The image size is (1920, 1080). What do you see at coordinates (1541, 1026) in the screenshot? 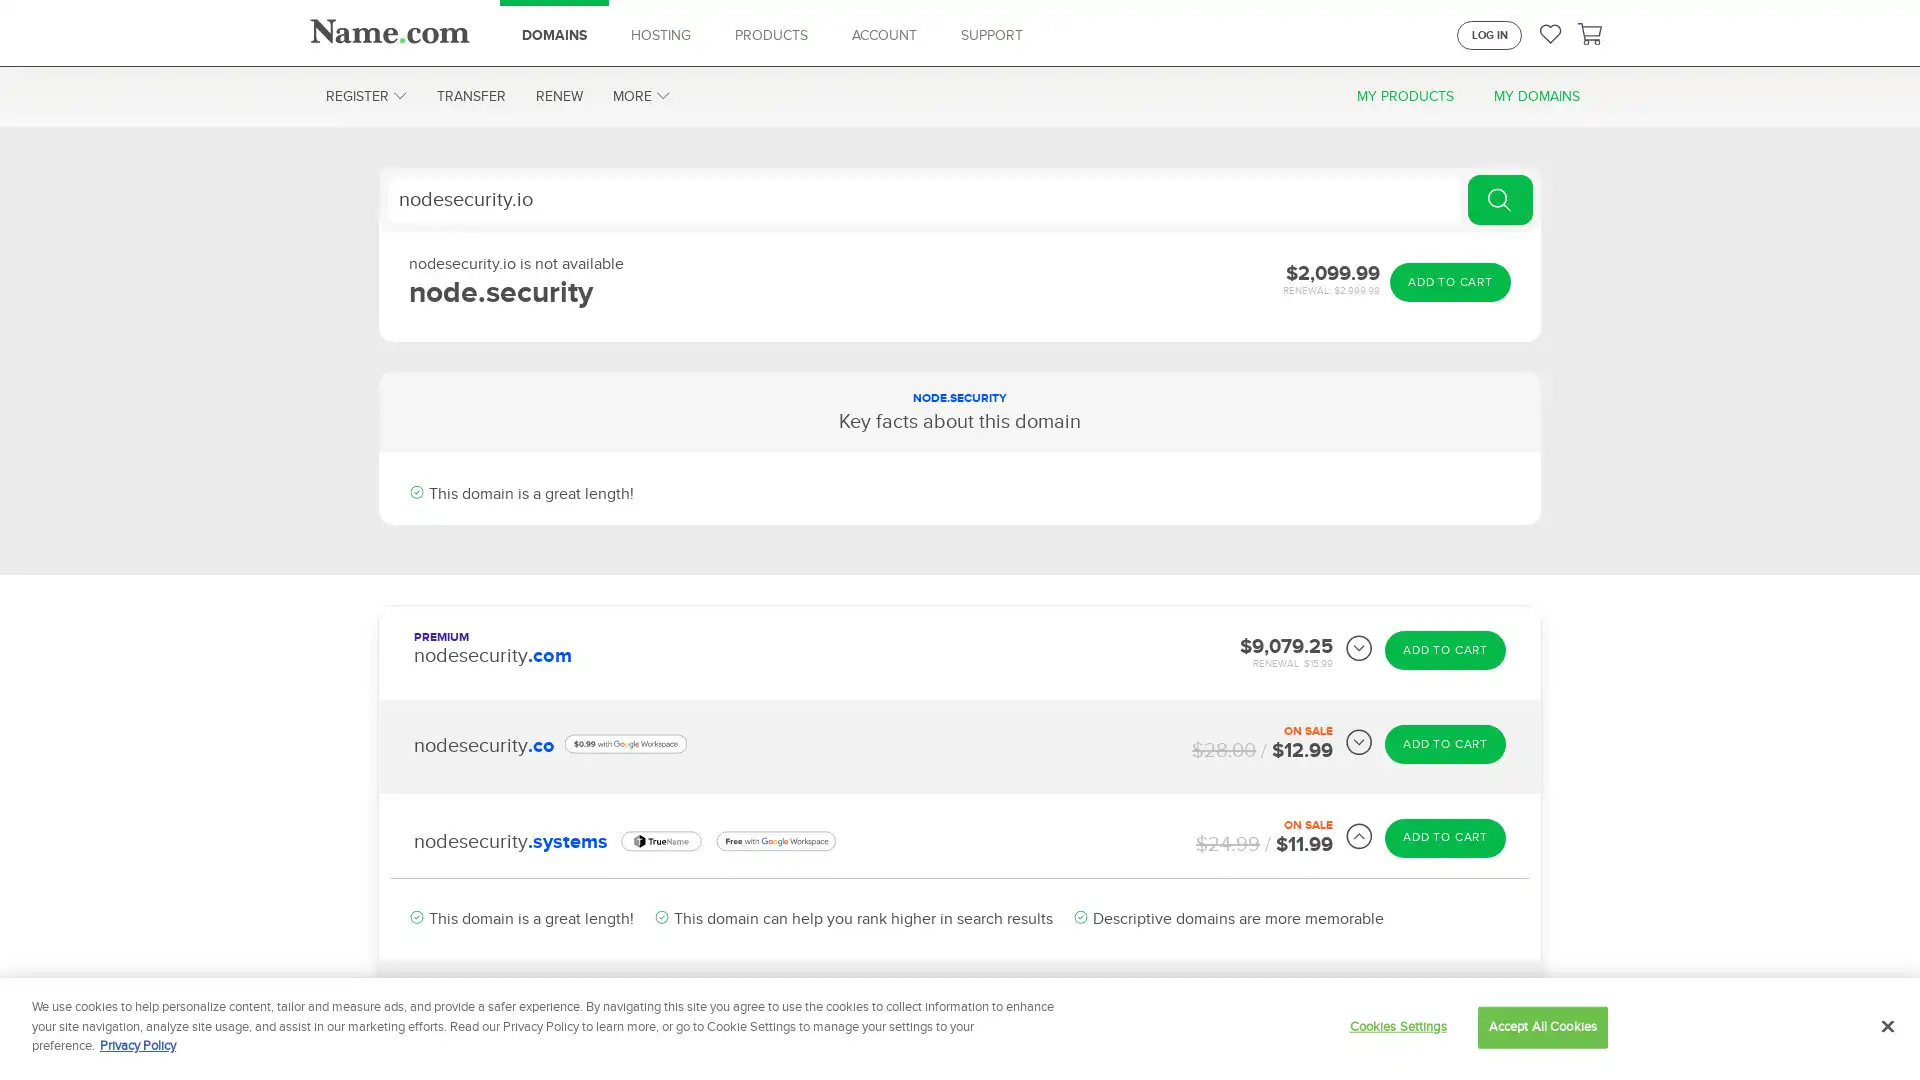
I see `Accept All Cookies` at bounding box center [1541, 1026].